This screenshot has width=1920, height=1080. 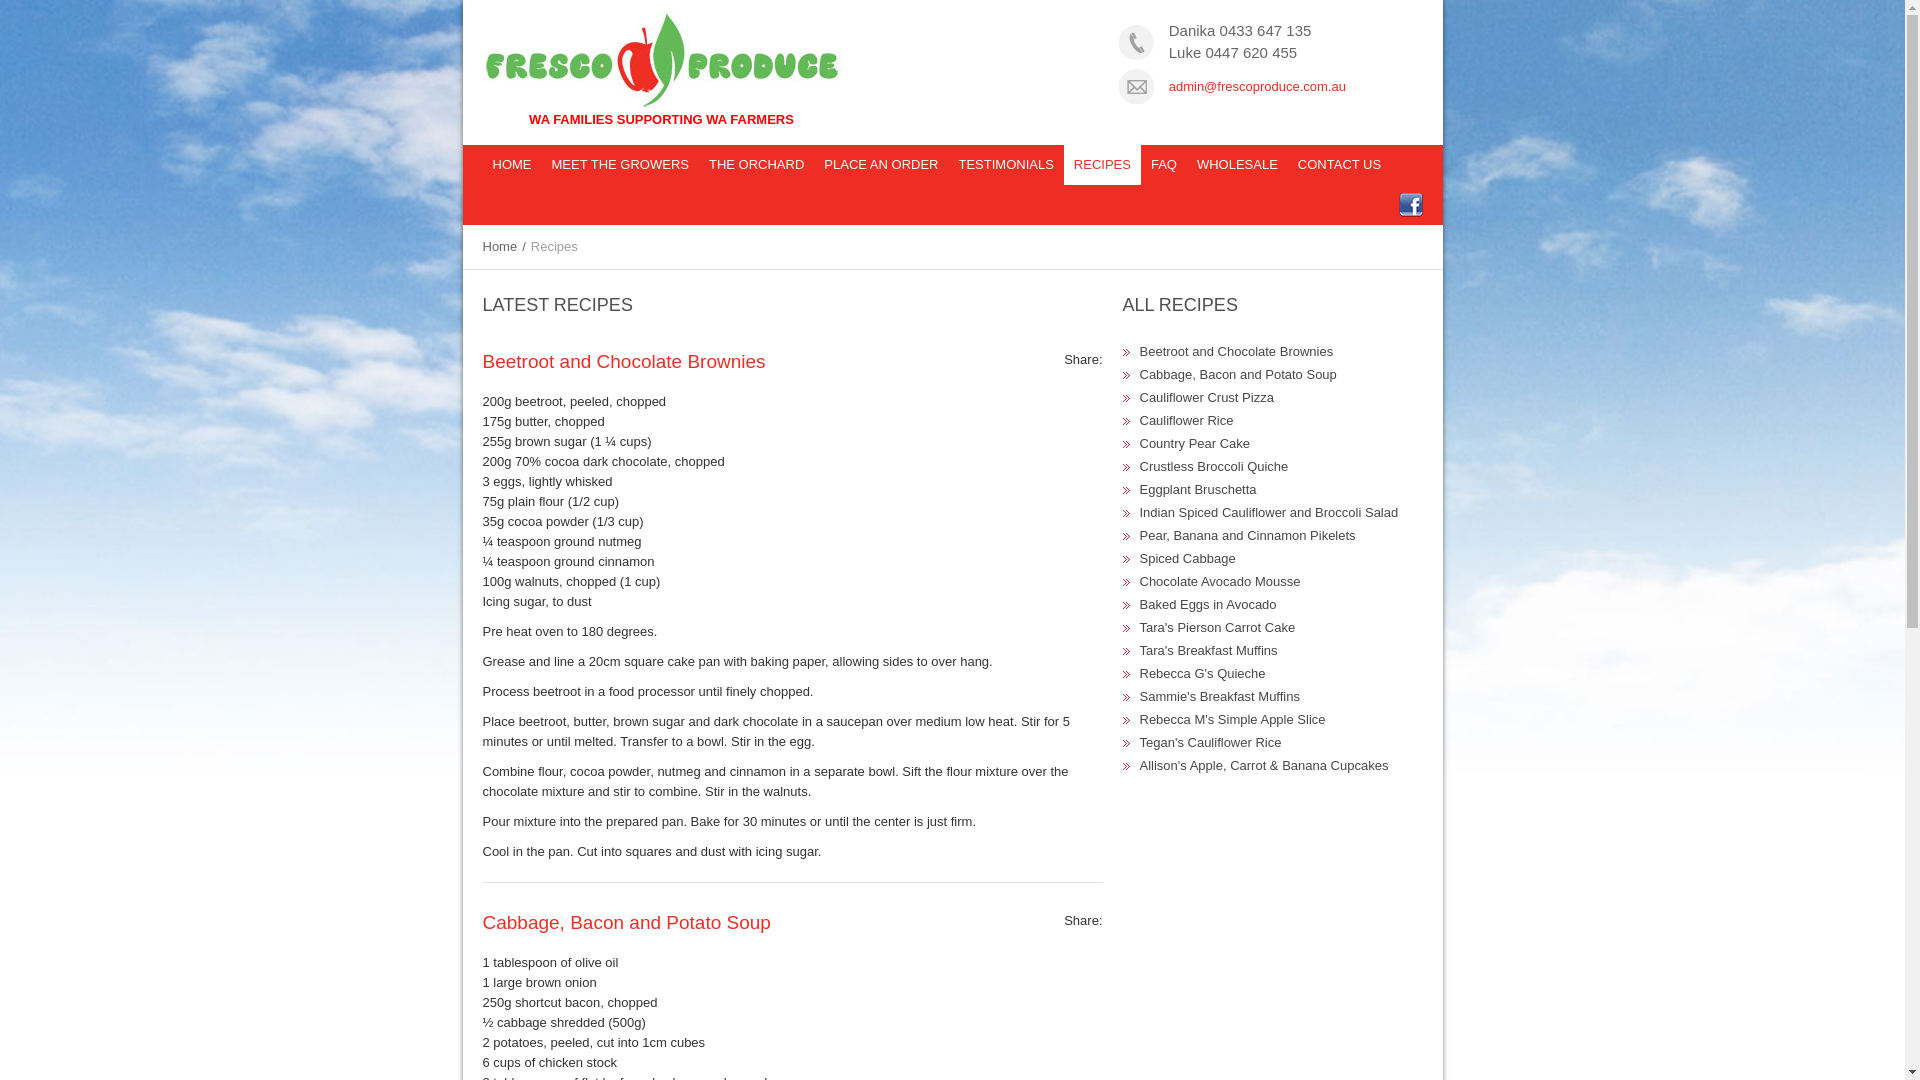 I want to click on 'Tara's Breakfast Muffins', so click(x=1208, y=650).